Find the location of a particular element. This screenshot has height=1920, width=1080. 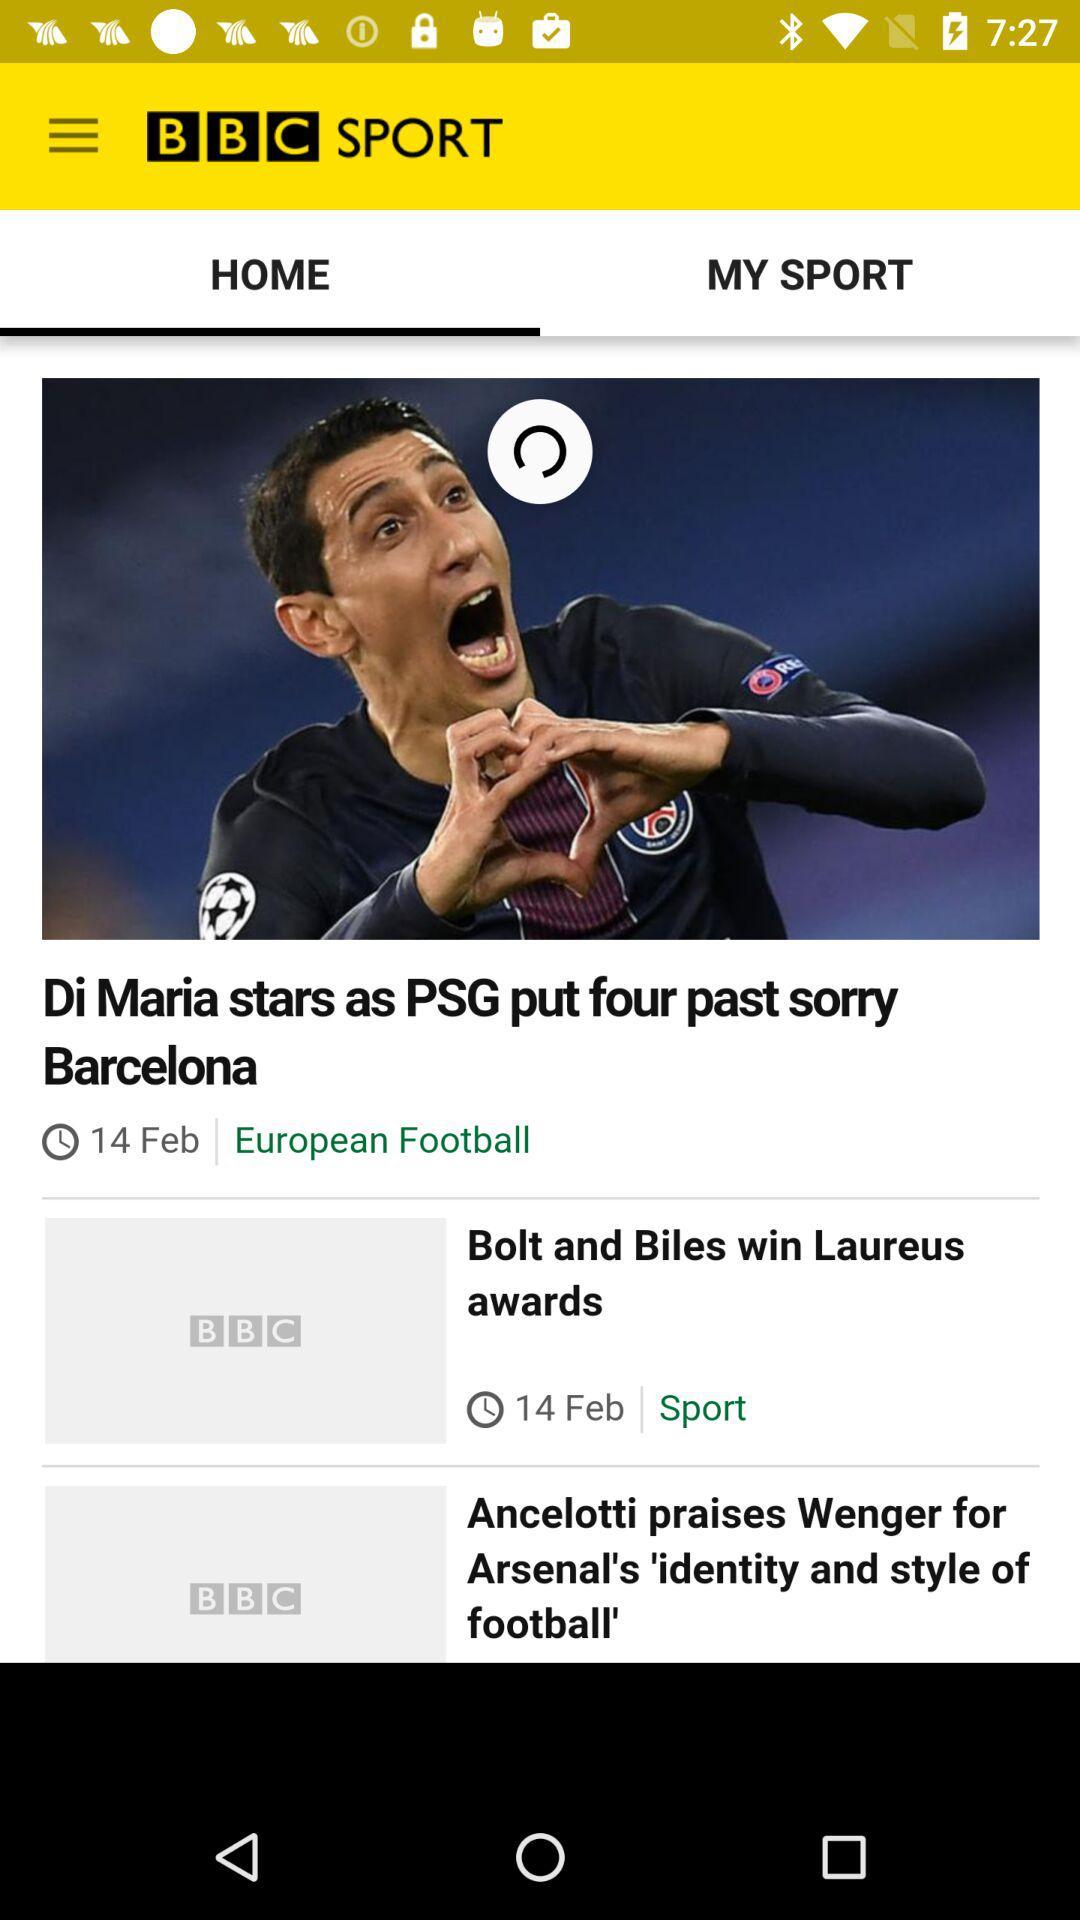

bbc sport is located at coordinates (540, 999).